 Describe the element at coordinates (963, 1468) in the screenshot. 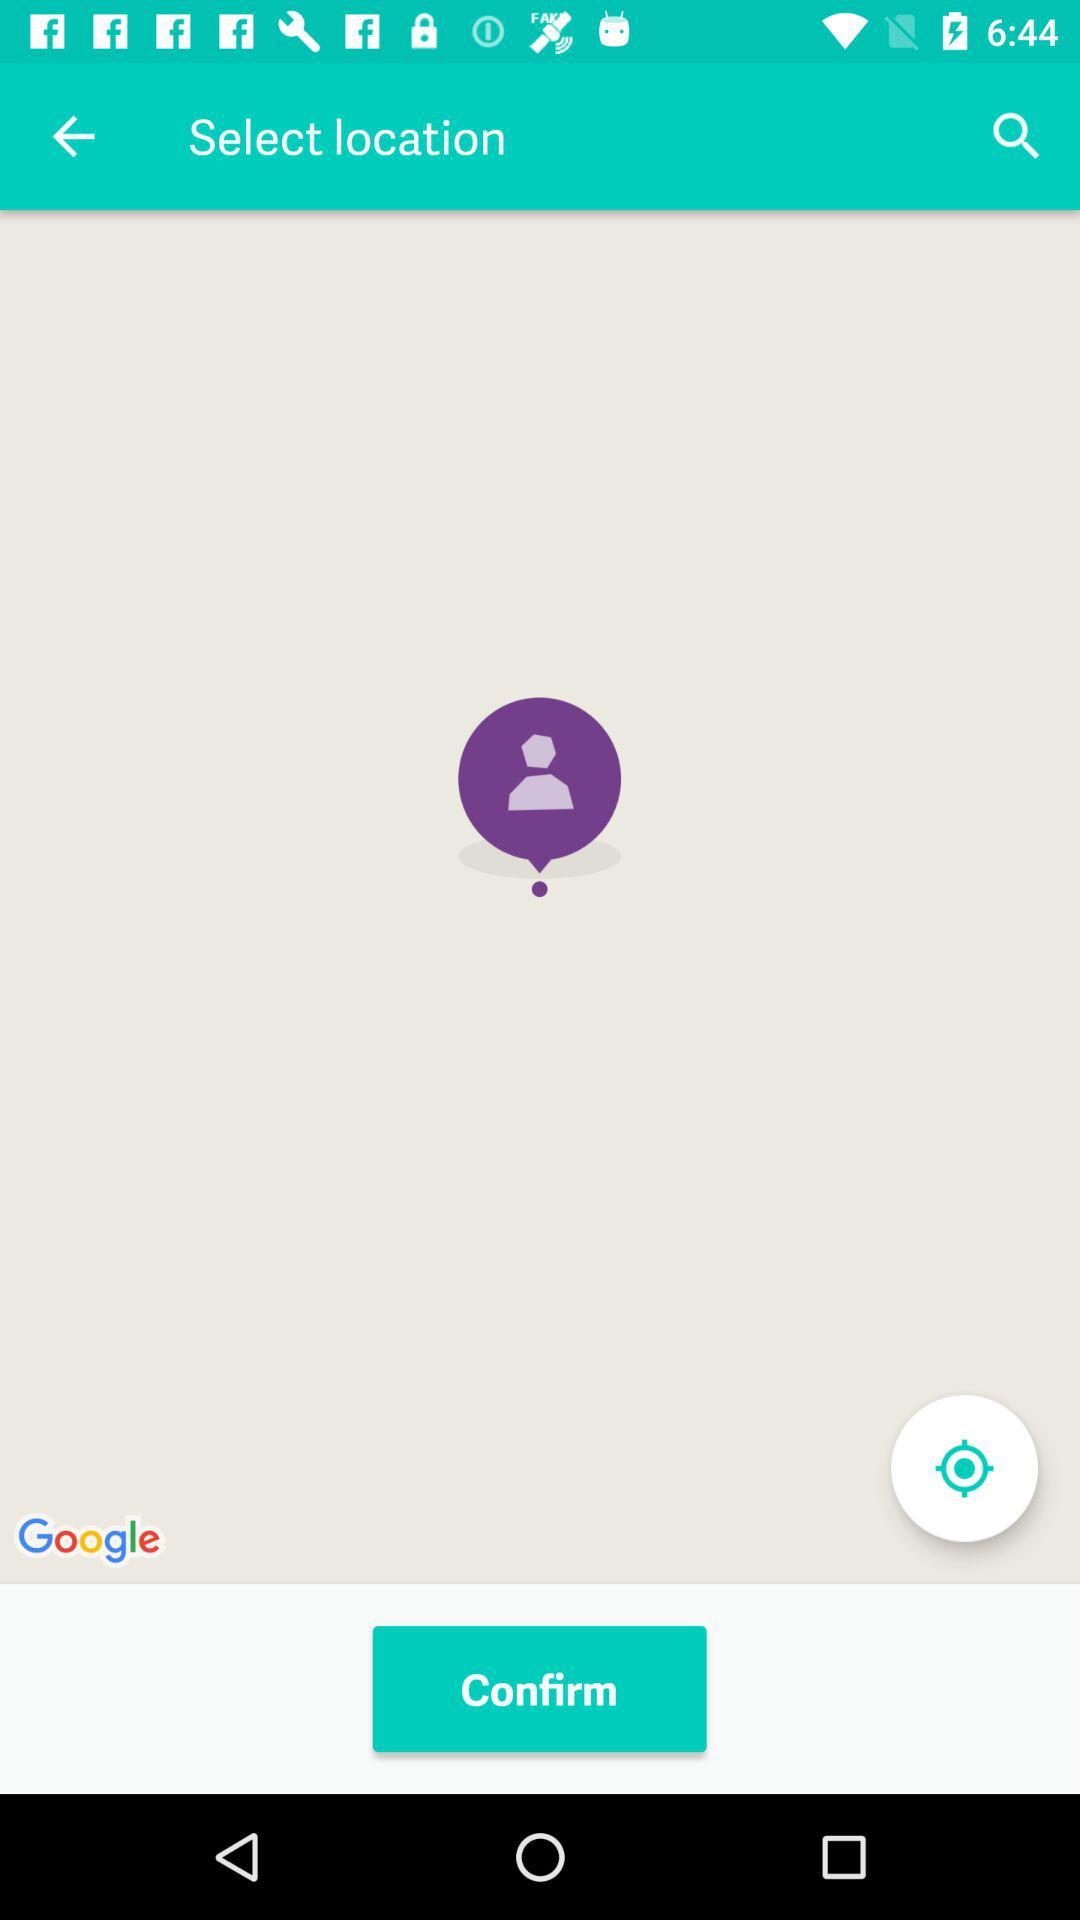

I see `my location` at that location.